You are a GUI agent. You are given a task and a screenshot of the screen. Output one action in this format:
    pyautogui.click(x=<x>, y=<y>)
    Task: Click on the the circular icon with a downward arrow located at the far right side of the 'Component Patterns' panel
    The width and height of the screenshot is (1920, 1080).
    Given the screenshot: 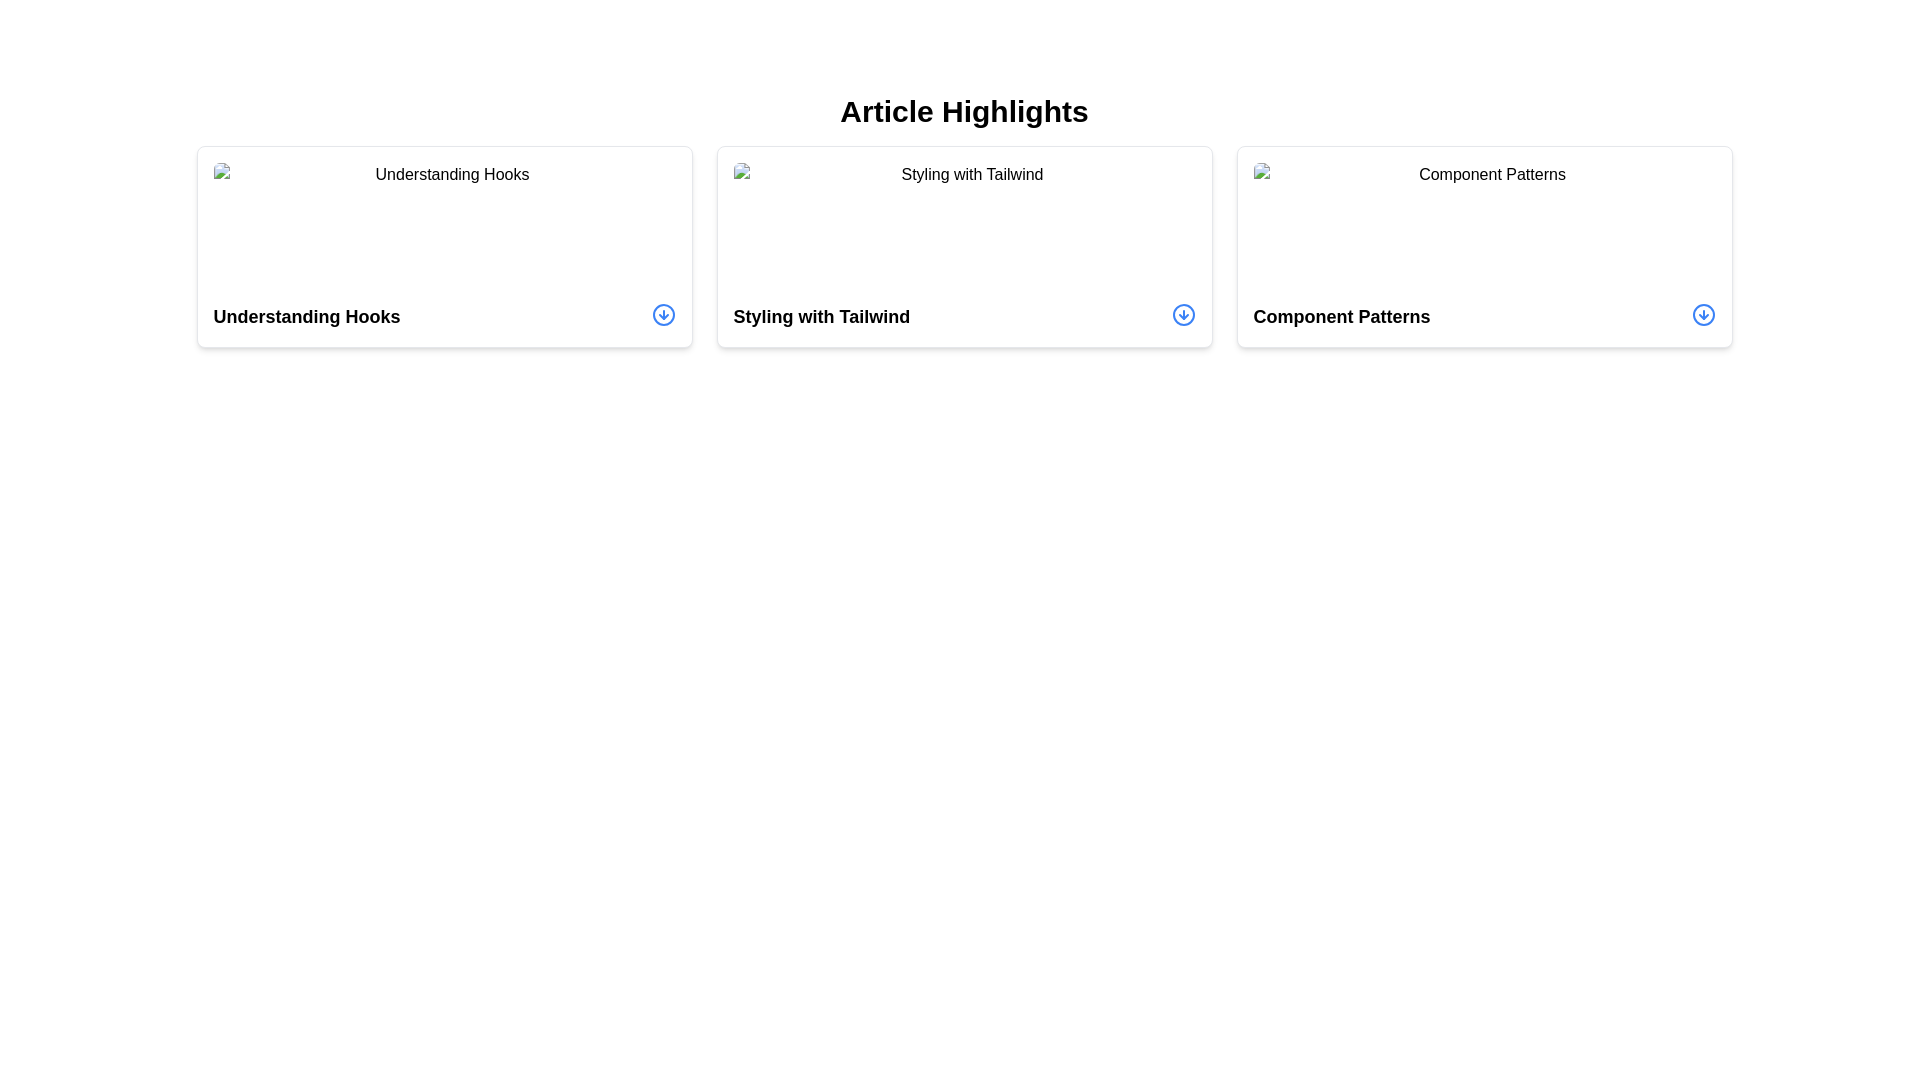 What is the action you would take?
    pyautogui.click(x=1702, y=315)
    